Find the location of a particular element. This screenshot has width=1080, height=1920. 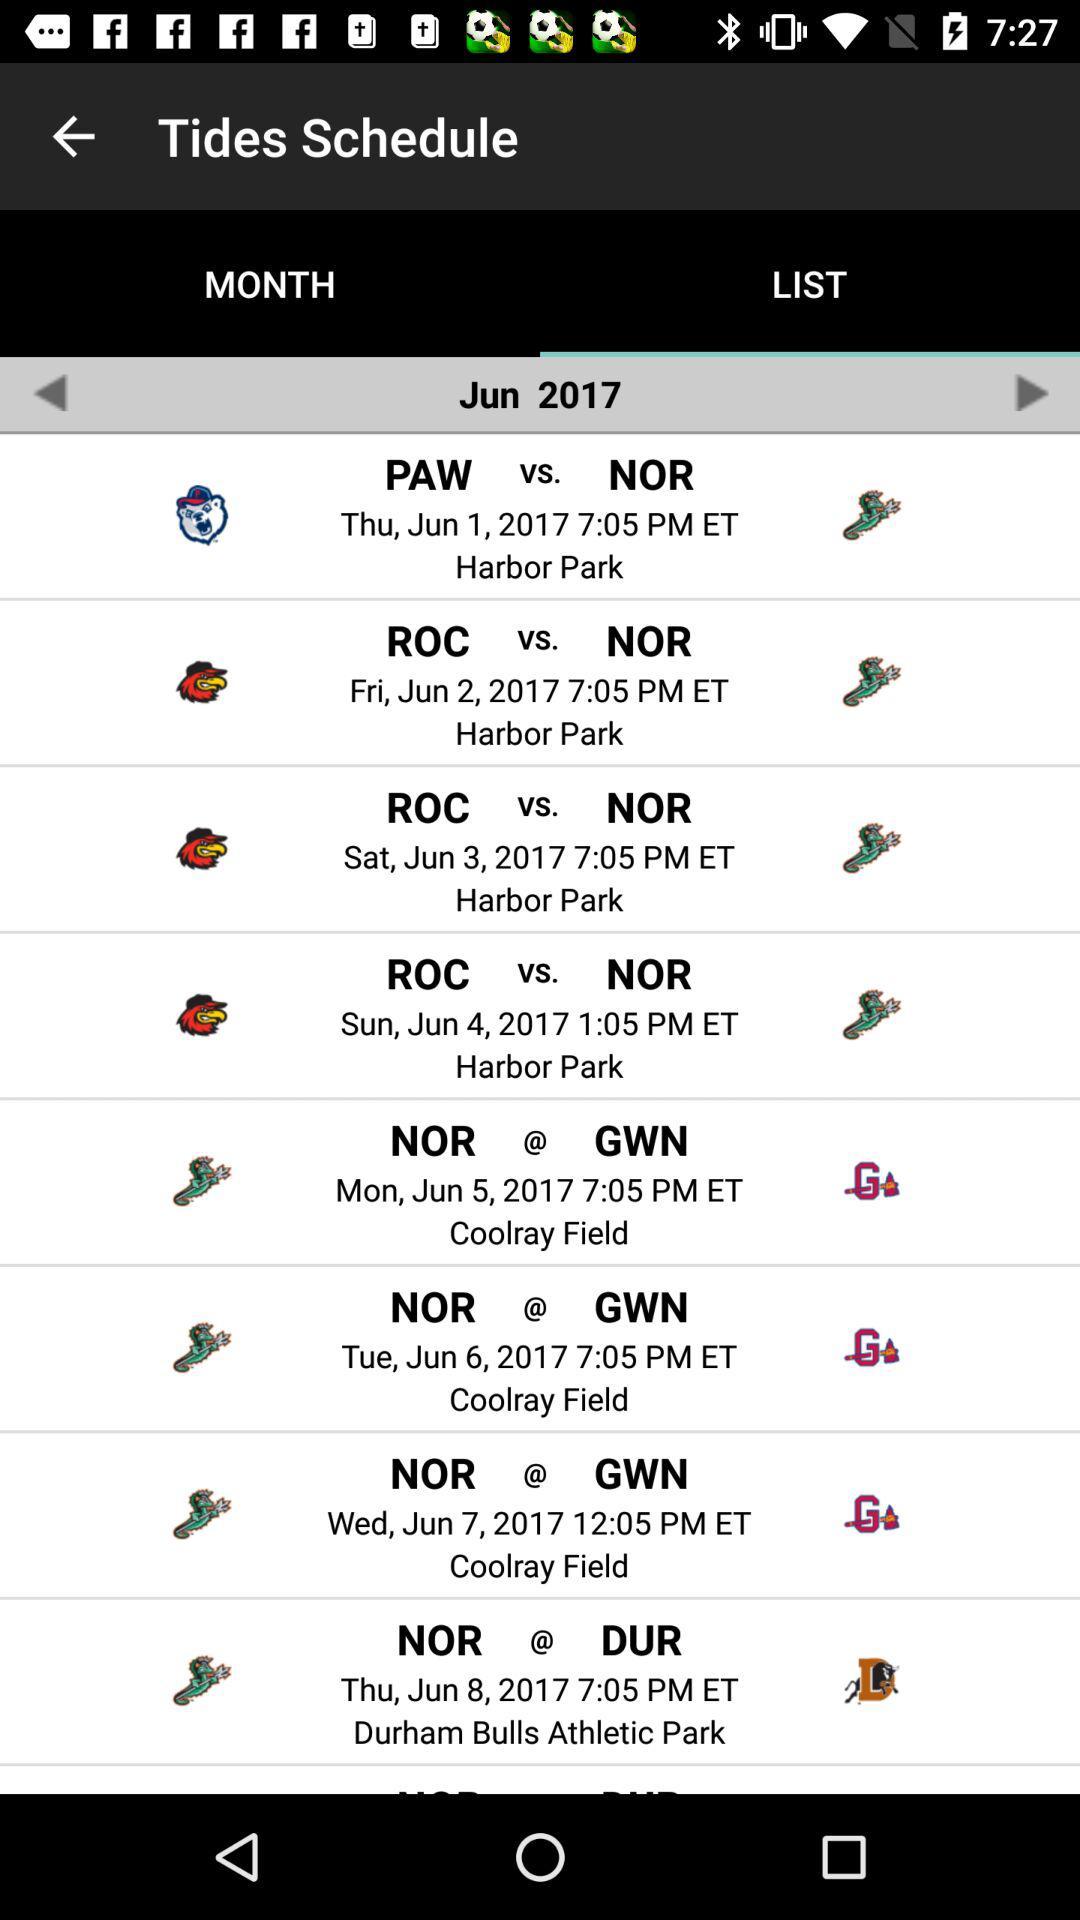

previous is located at coordinates (48, 392).